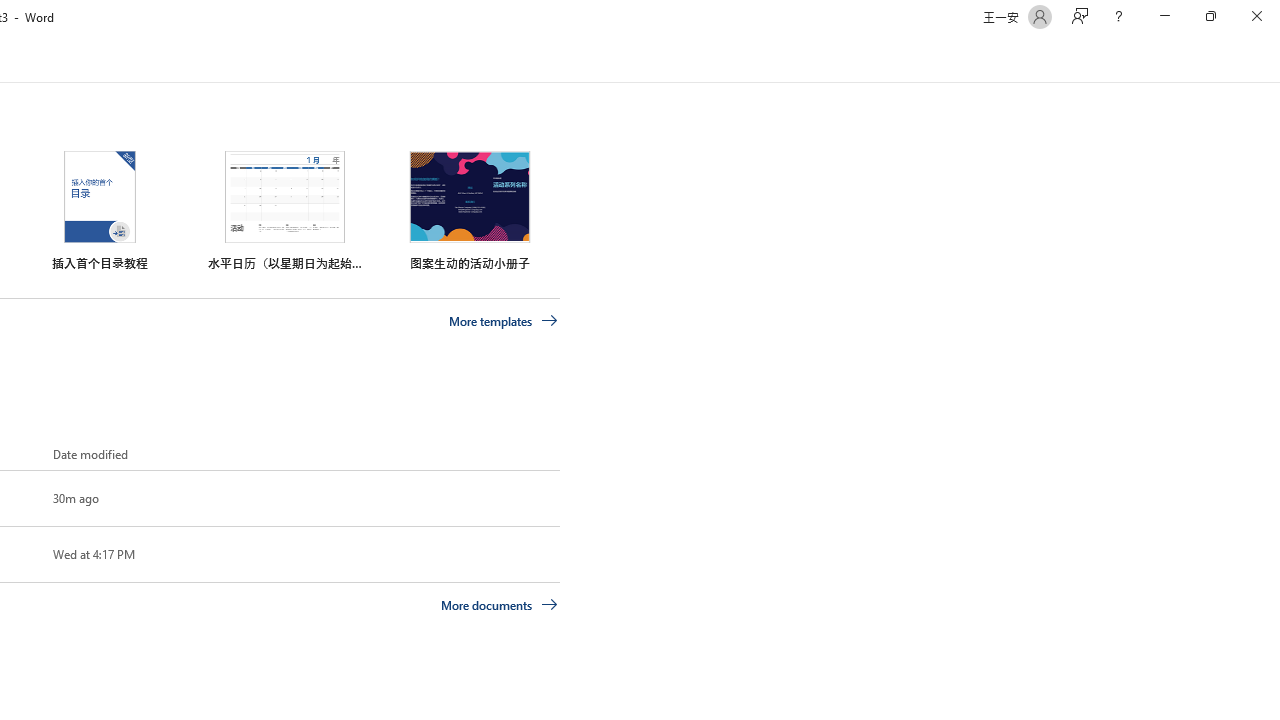  What do you see at coordinates (1209, 16) in the screenshot?
I see `'Restore Down'` at bounding box center [1209, 16].